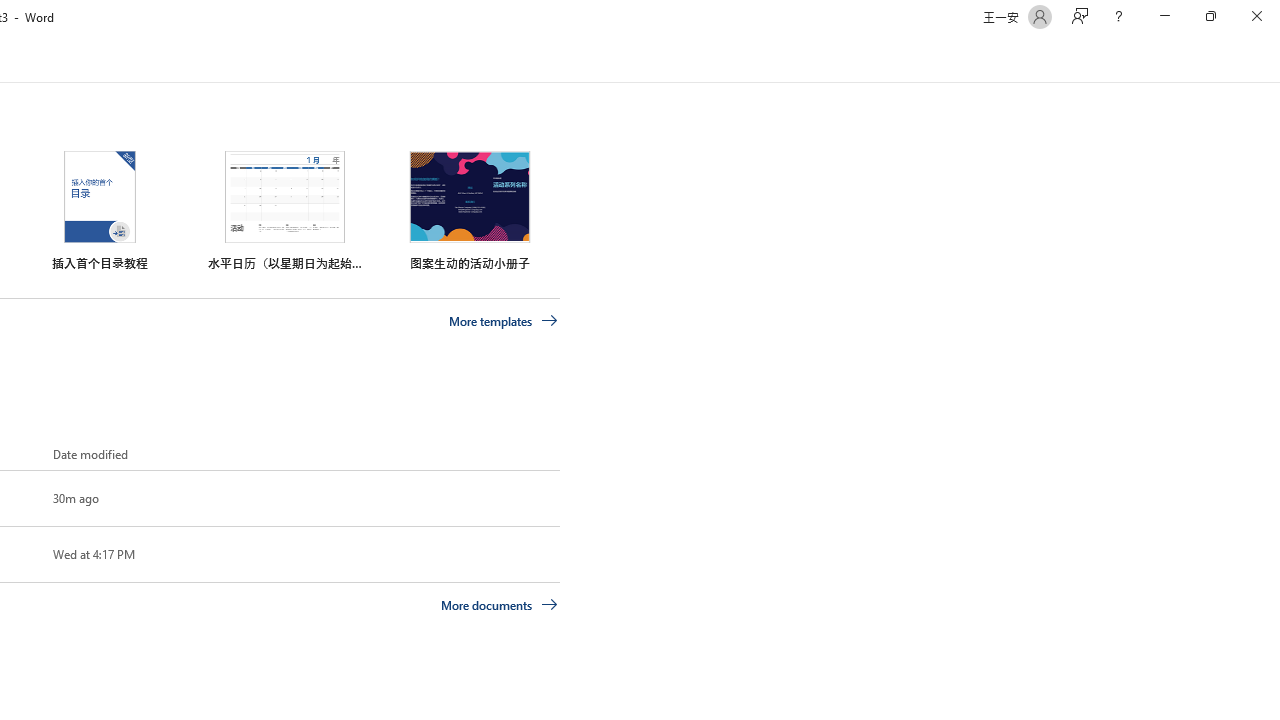  What do you see at coordinates (1209, 16) in the screenshot?
I see `'Restore Down'` at bounding box center [1209, 16].